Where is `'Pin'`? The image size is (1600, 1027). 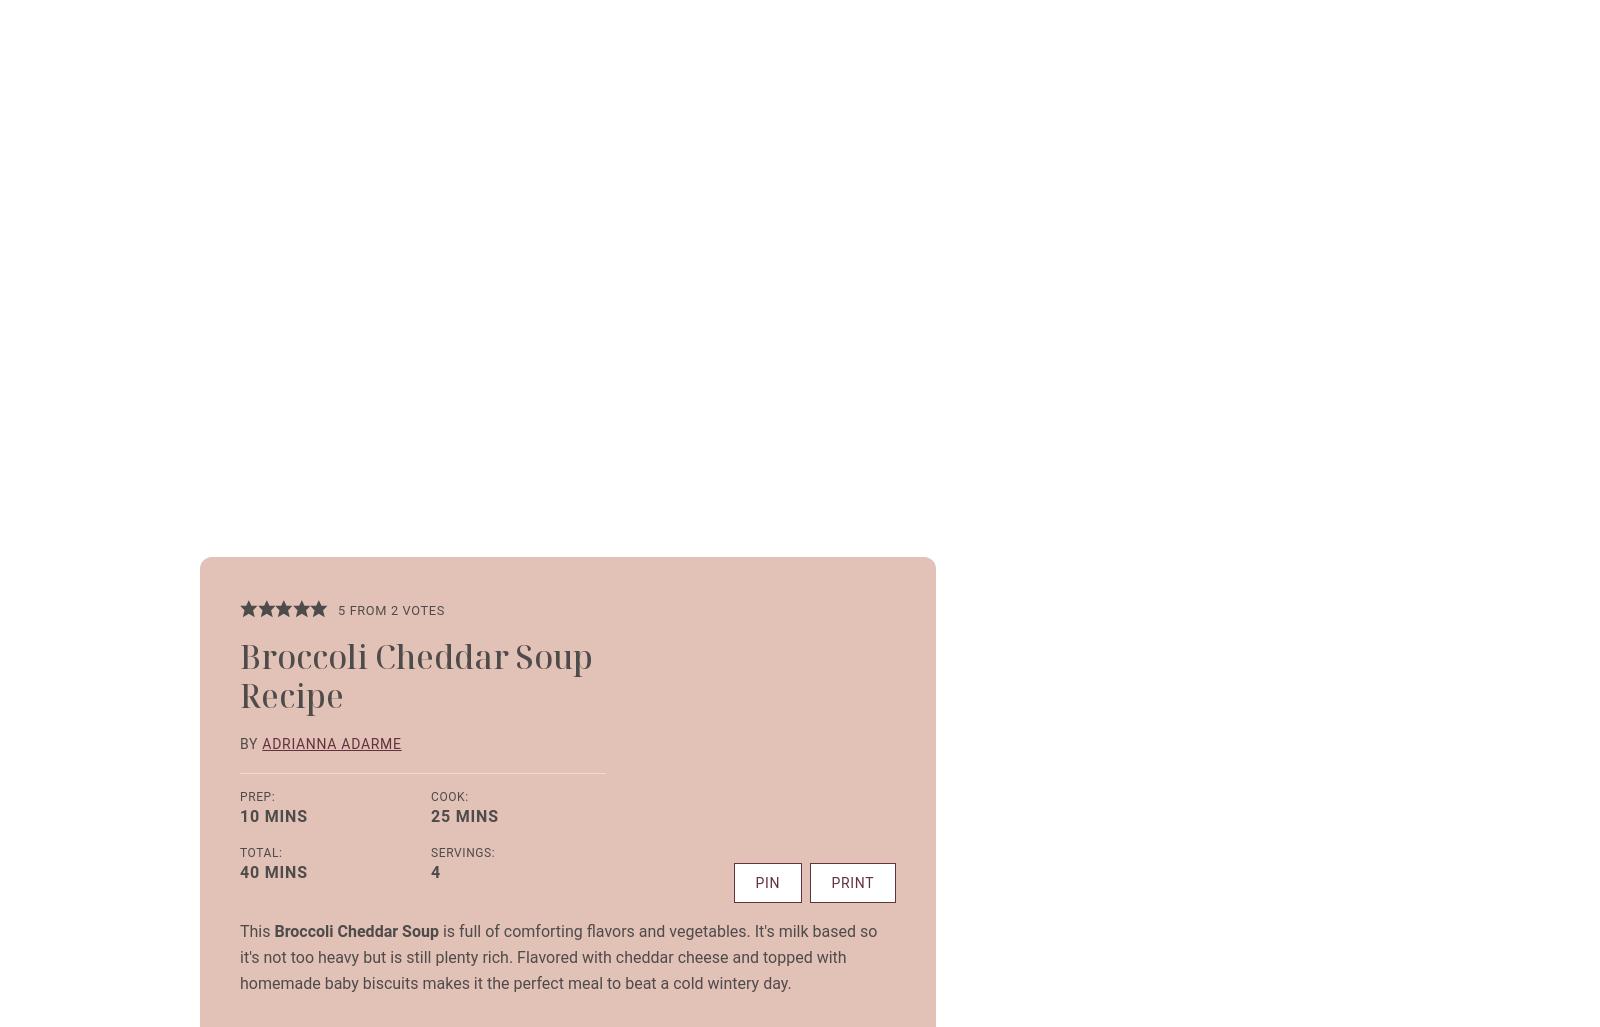
'Pin' is located at coordinates (767, 880).